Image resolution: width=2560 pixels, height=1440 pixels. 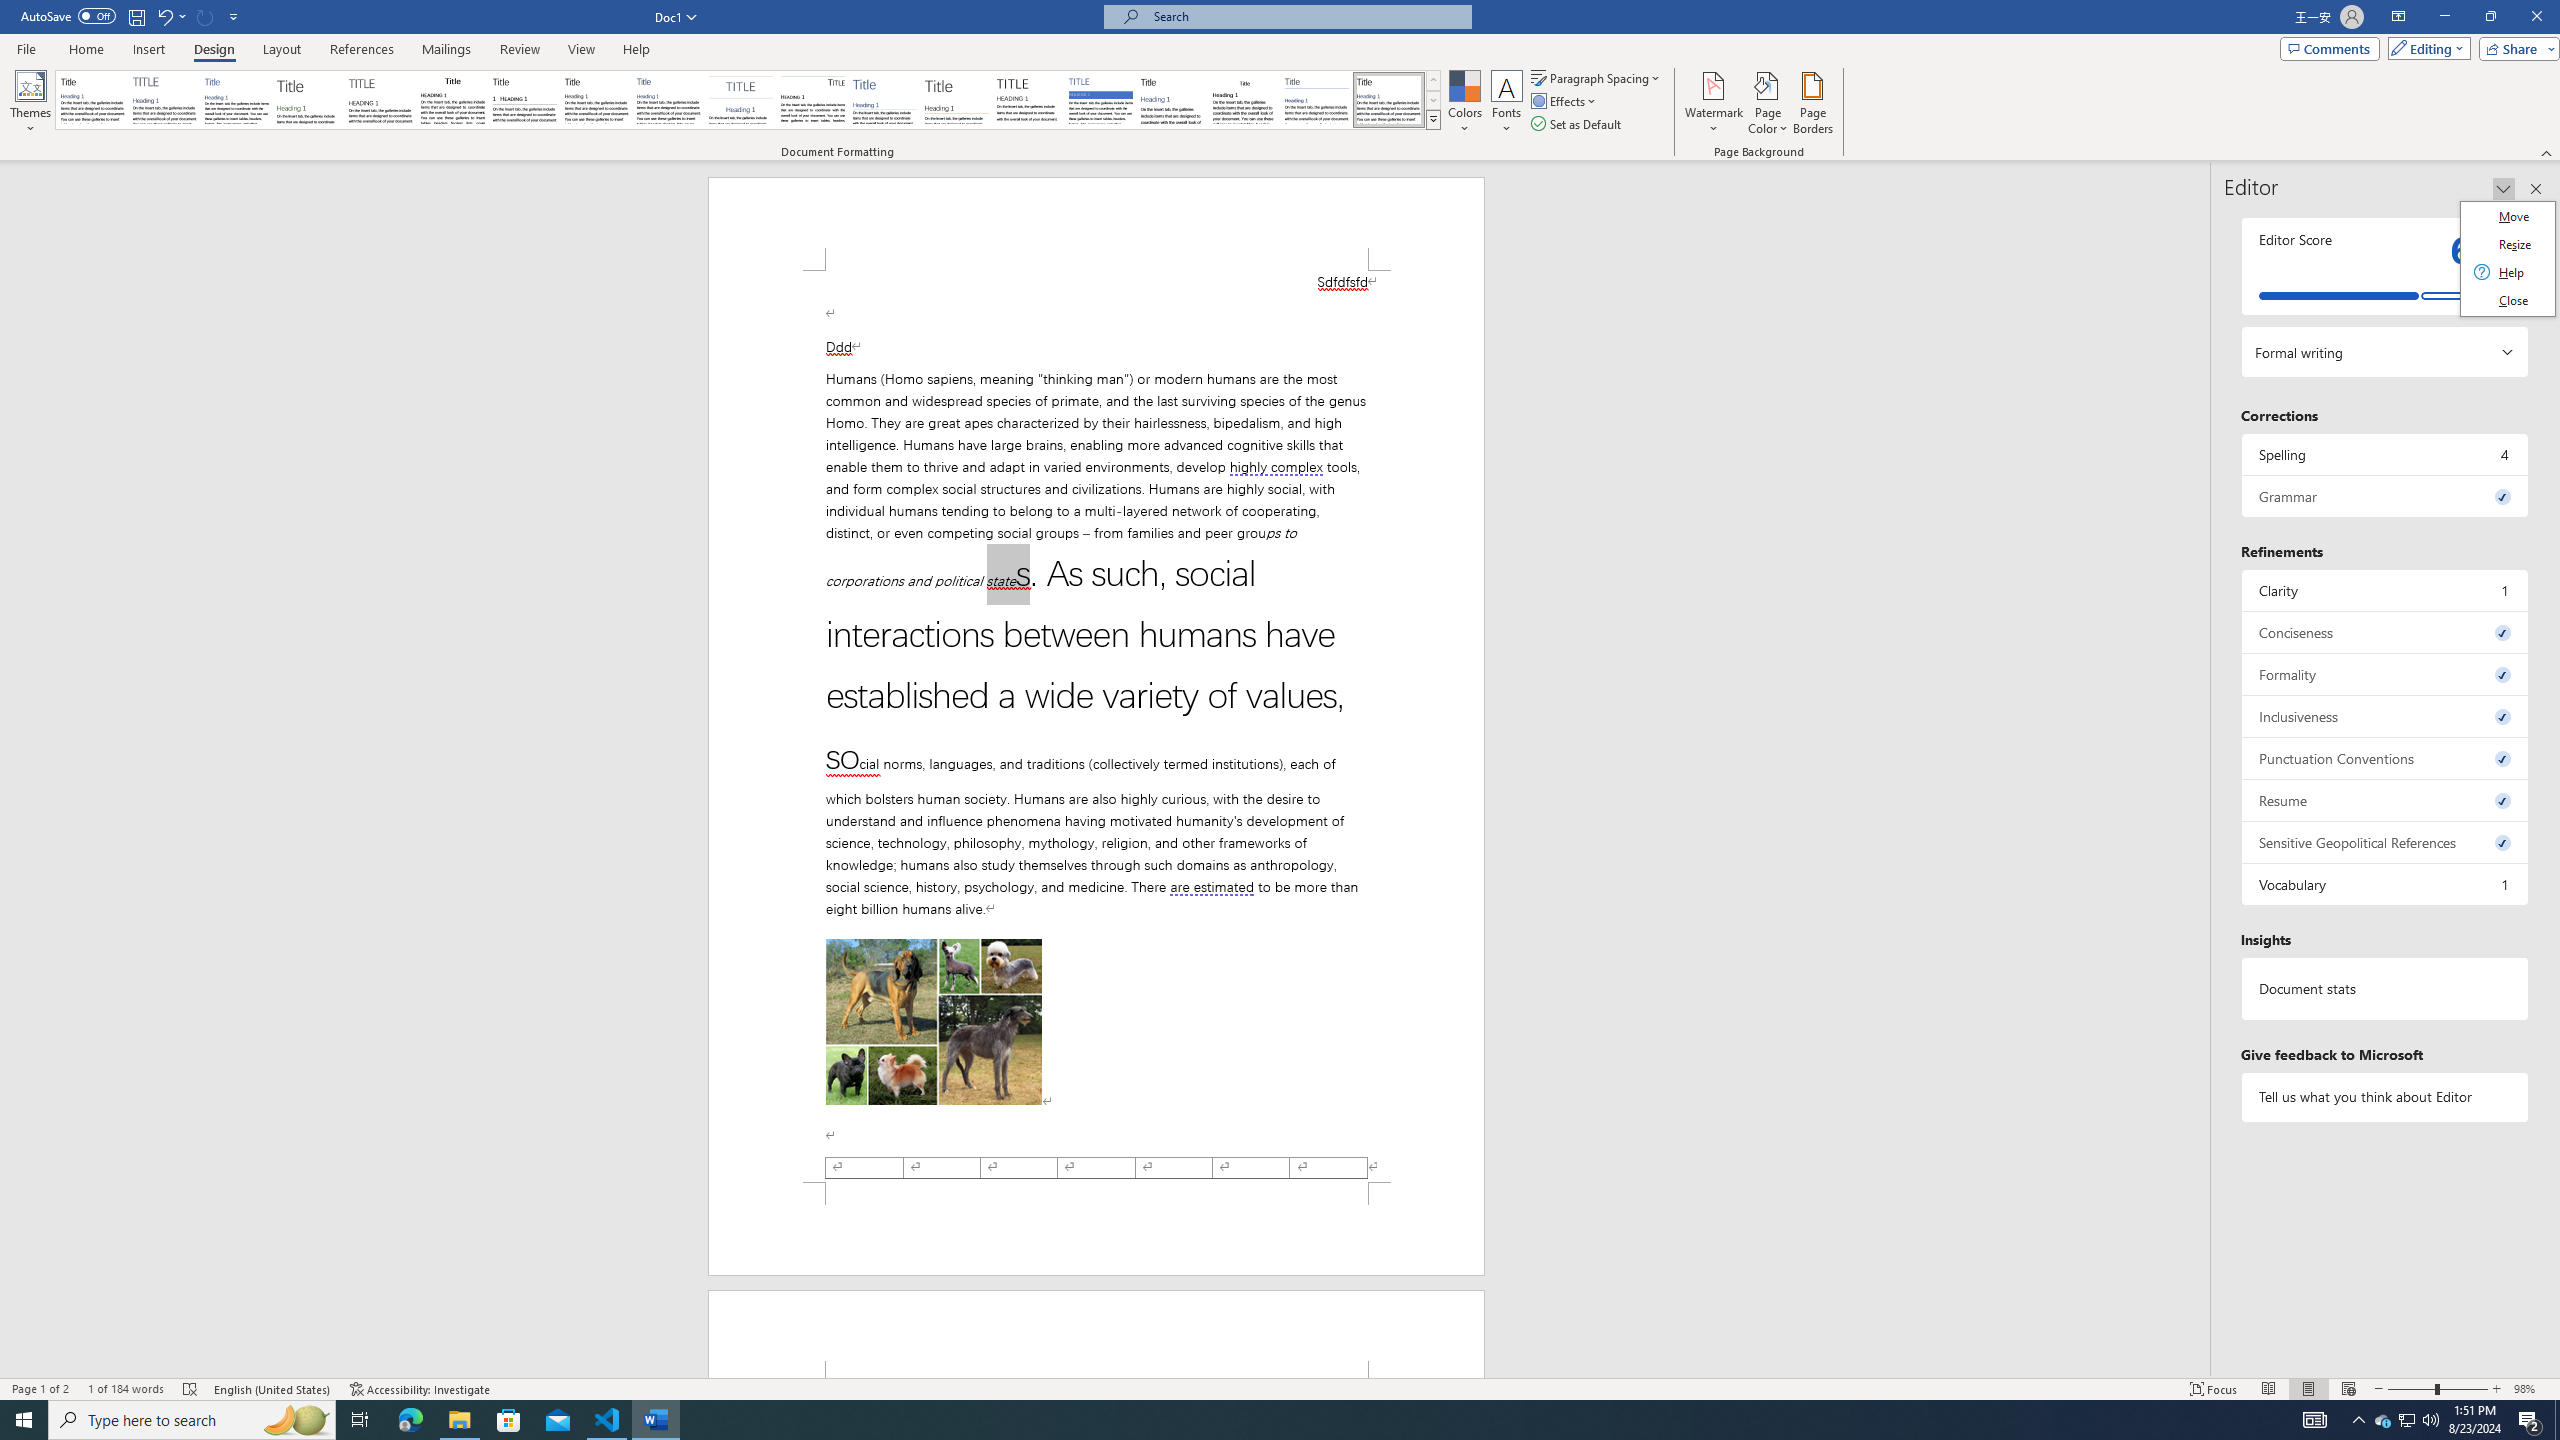 What do you see at coordinates (1463, 103) in the screenshot?
I see `'Colors'` at bounding box center [1463, 103].